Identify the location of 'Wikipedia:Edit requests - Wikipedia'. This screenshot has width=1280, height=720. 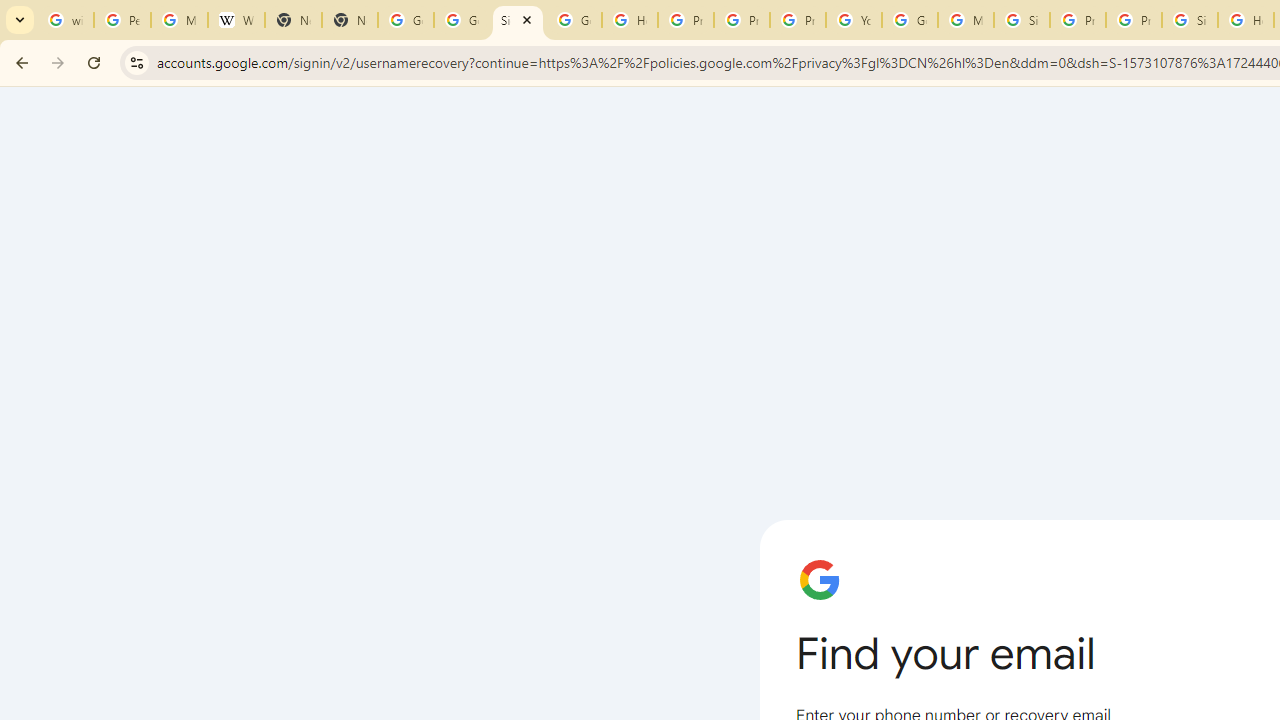
(236, 20).